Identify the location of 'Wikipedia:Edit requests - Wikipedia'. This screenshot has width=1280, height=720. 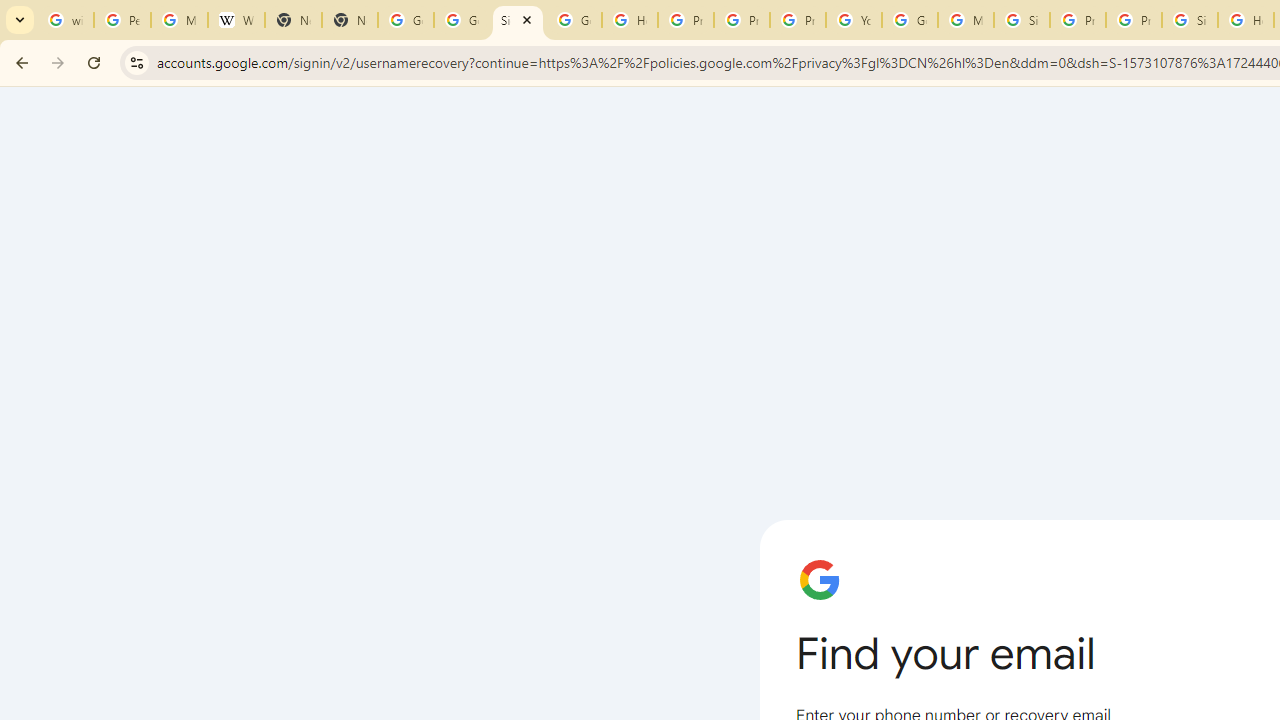
(236, 20).